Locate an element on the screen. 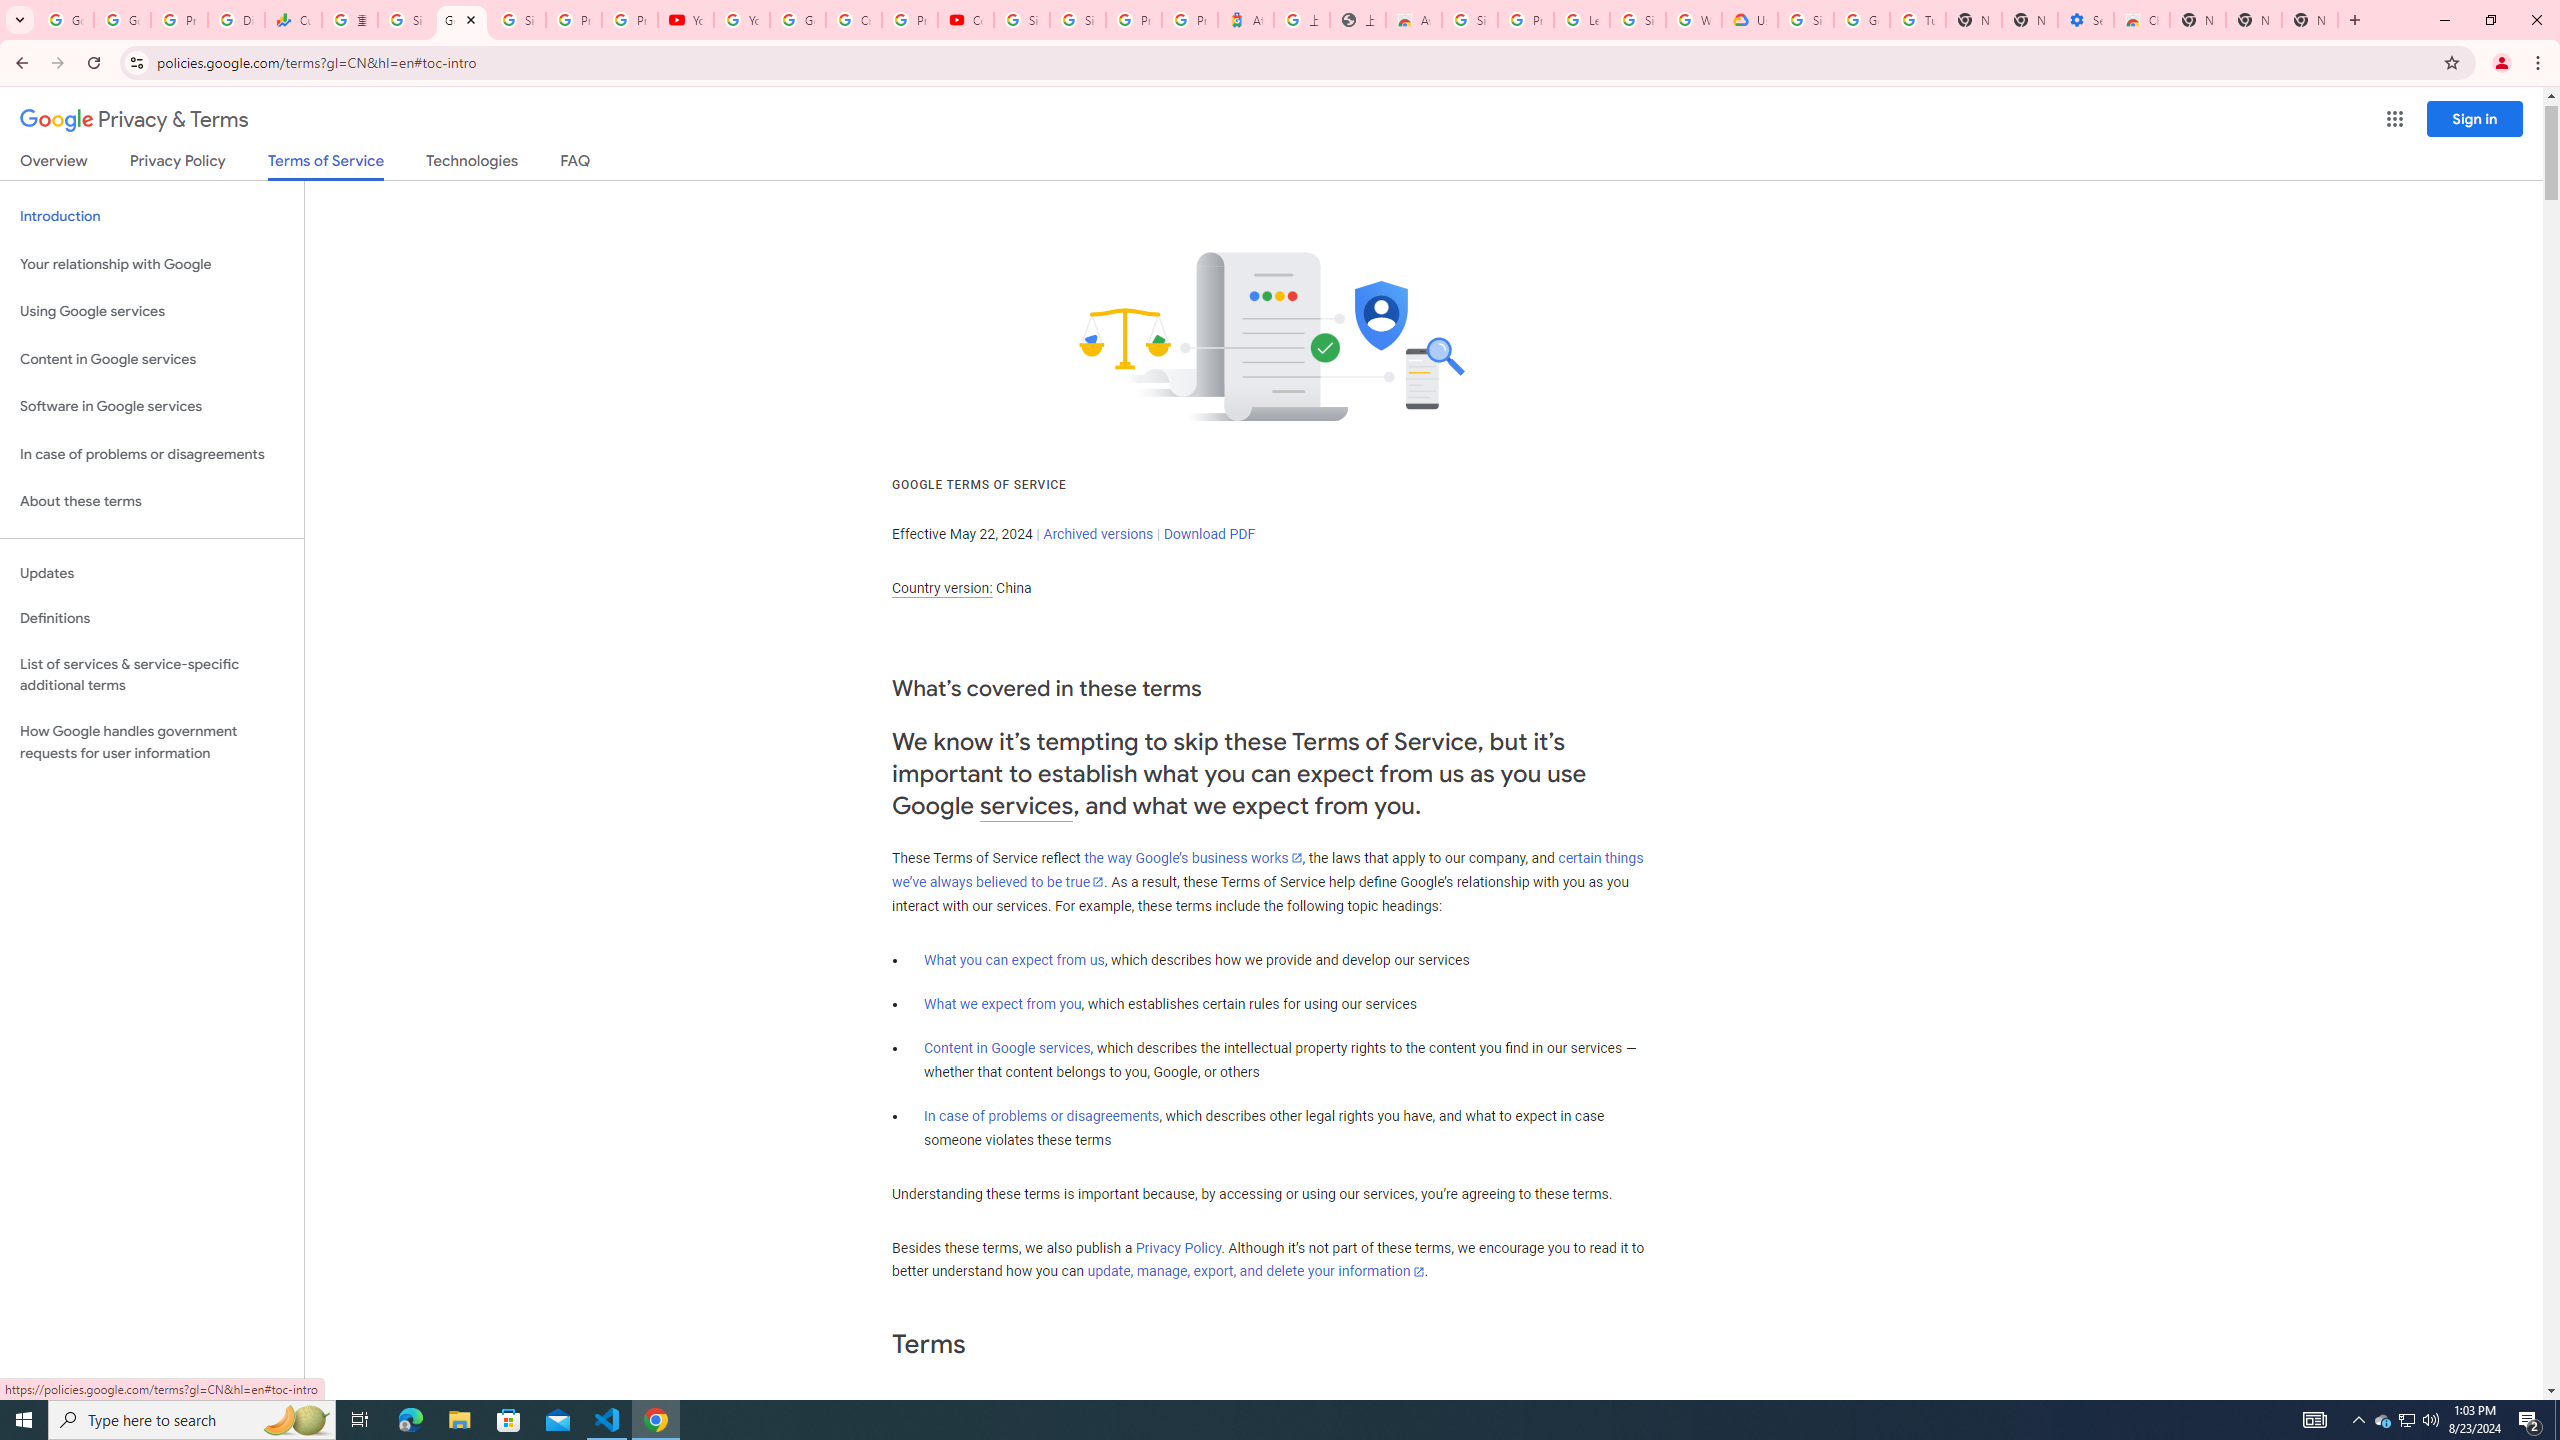 This screenshot has width=2560, height=1440. 'YouTube' is located at coordinates (741, 19).